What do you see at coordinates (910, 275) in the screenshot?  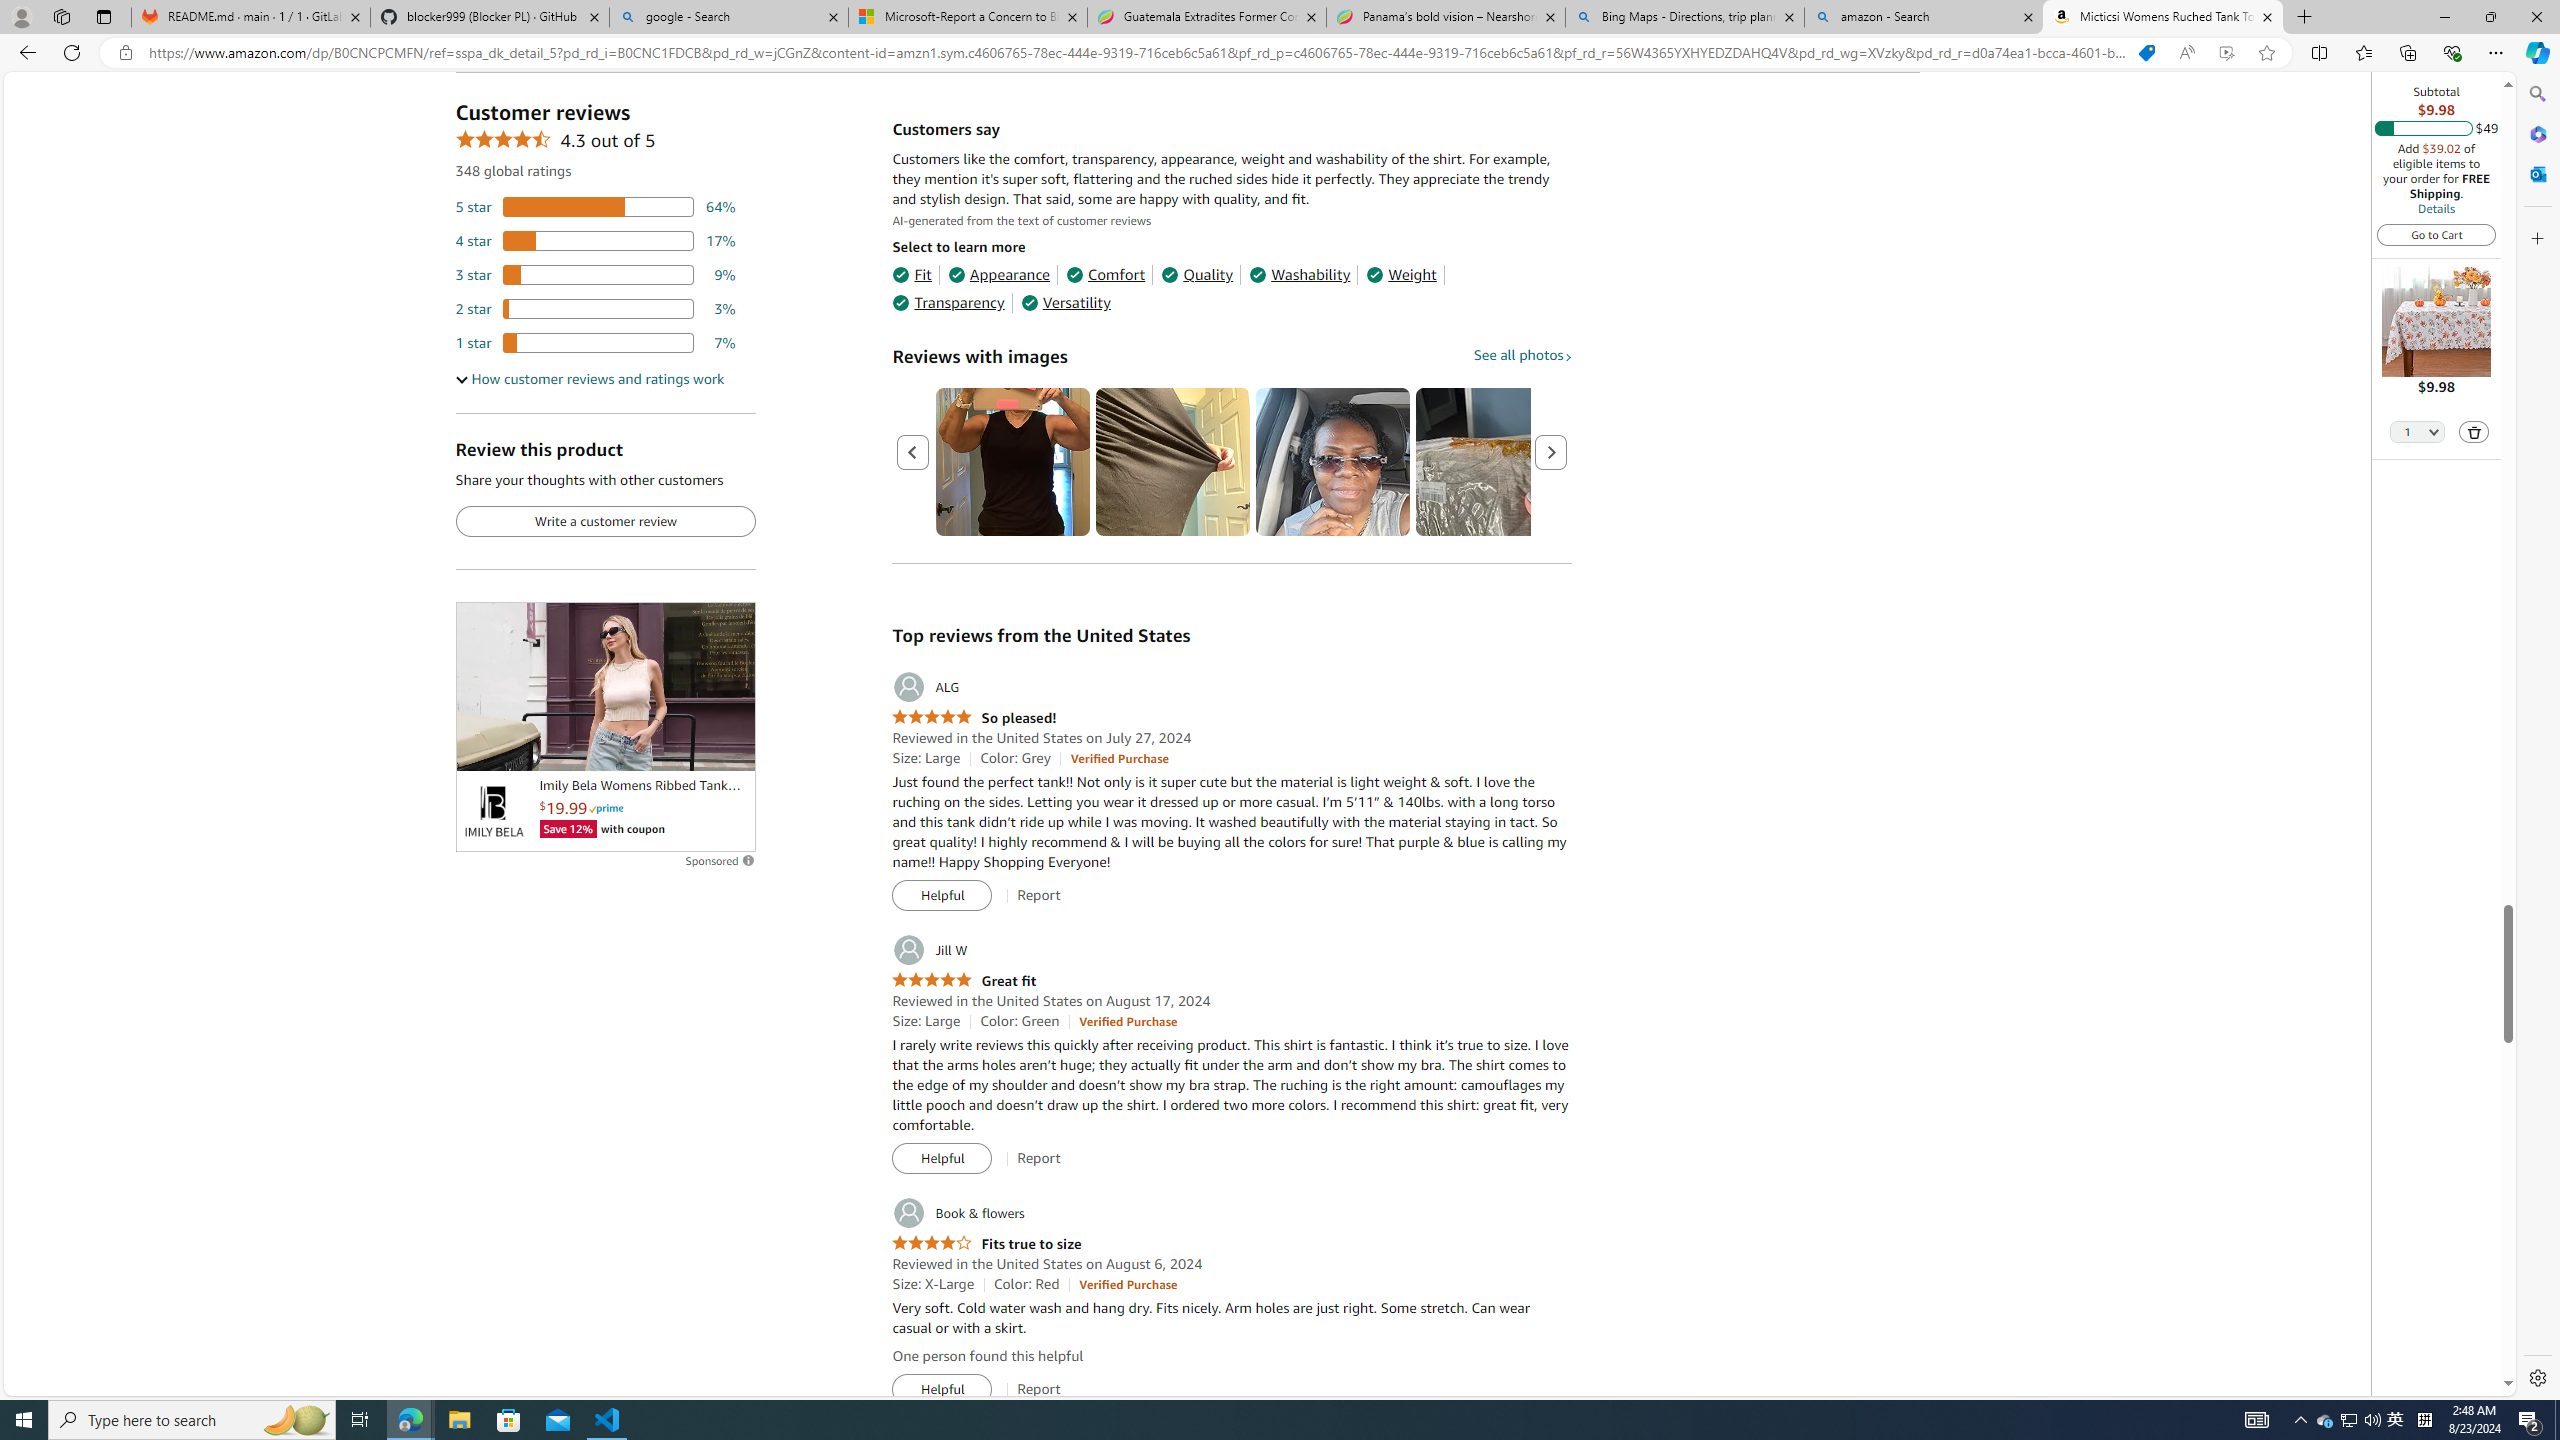 I see `'Fit'` at bounding box center [910, 275].